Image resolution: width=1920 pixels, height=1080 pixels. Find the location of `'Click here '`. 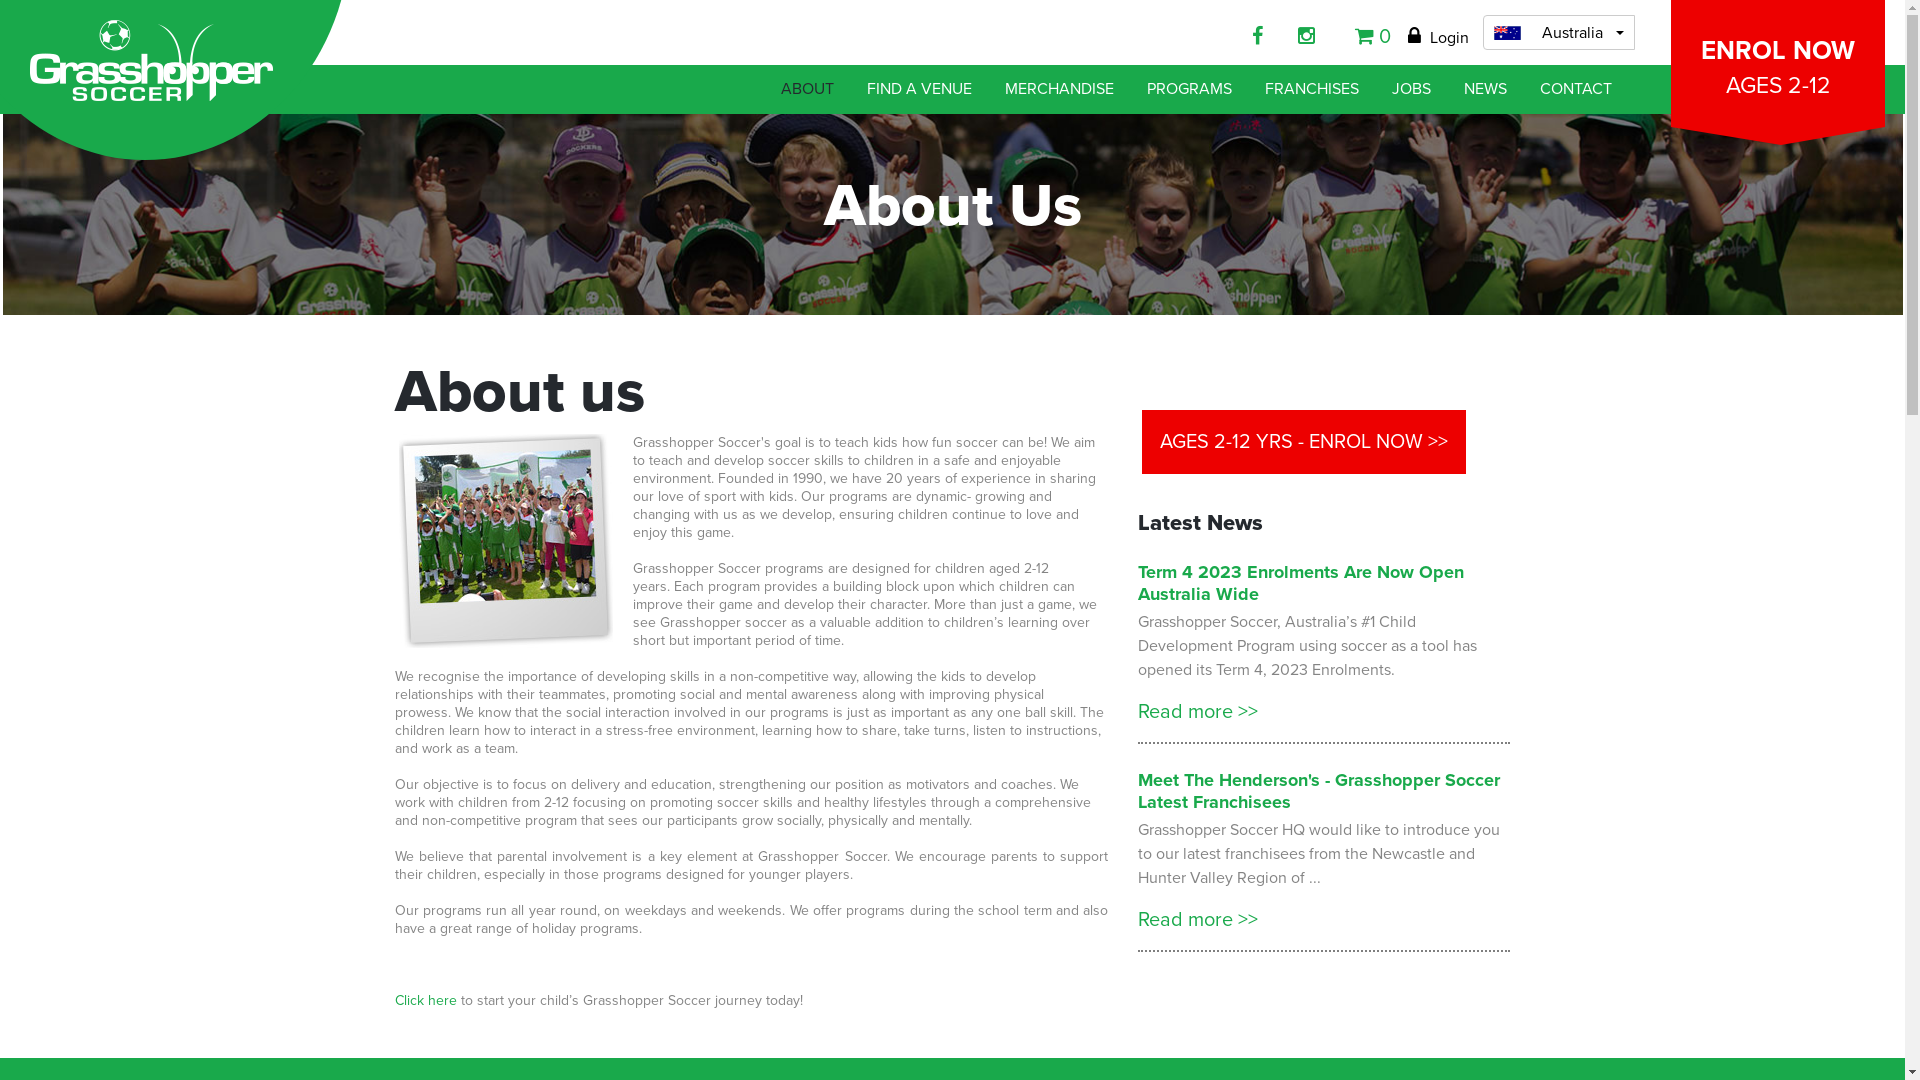

'Click here ' is located at coordinates (426, 1000).